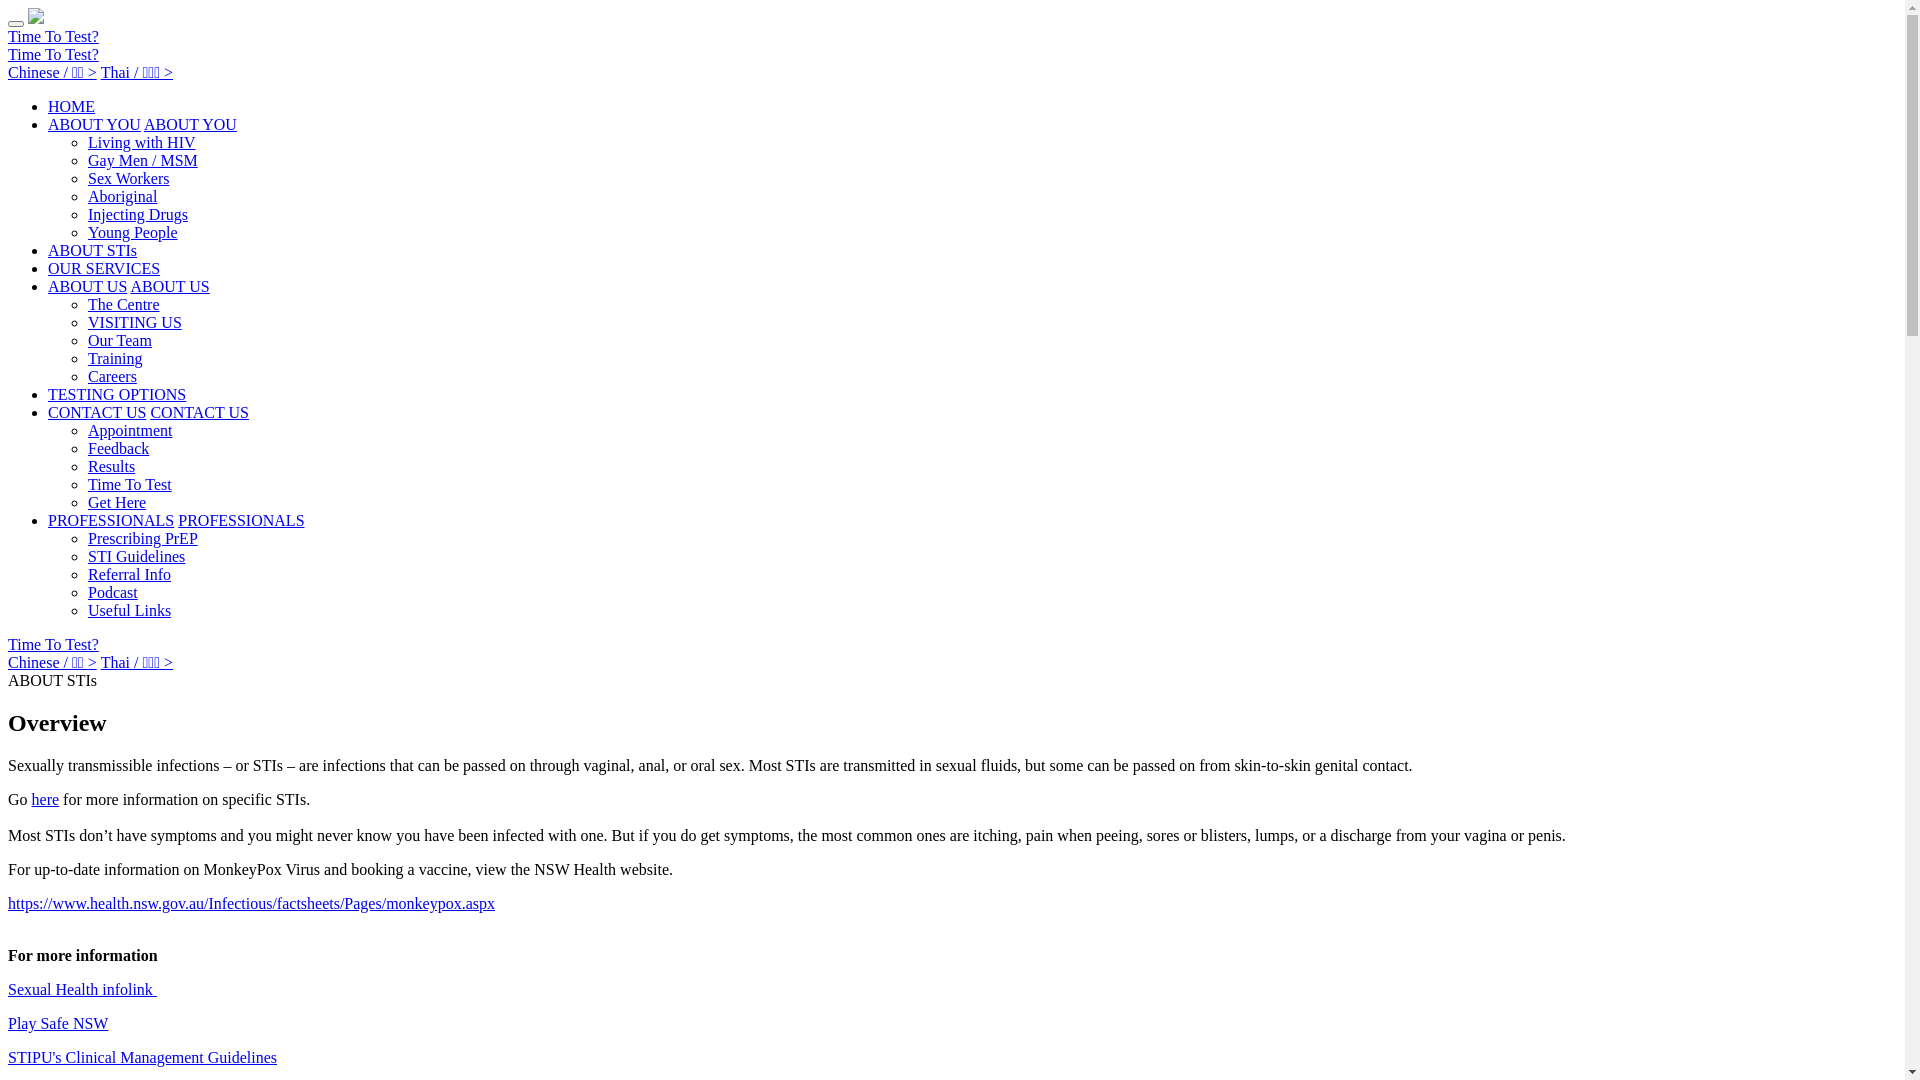 This screenshot has height=1080, width=1920. What do you see at coordinates (128, 609) in the screenshot?
I see `'Useful Links'` at bounding box center [128, 609].